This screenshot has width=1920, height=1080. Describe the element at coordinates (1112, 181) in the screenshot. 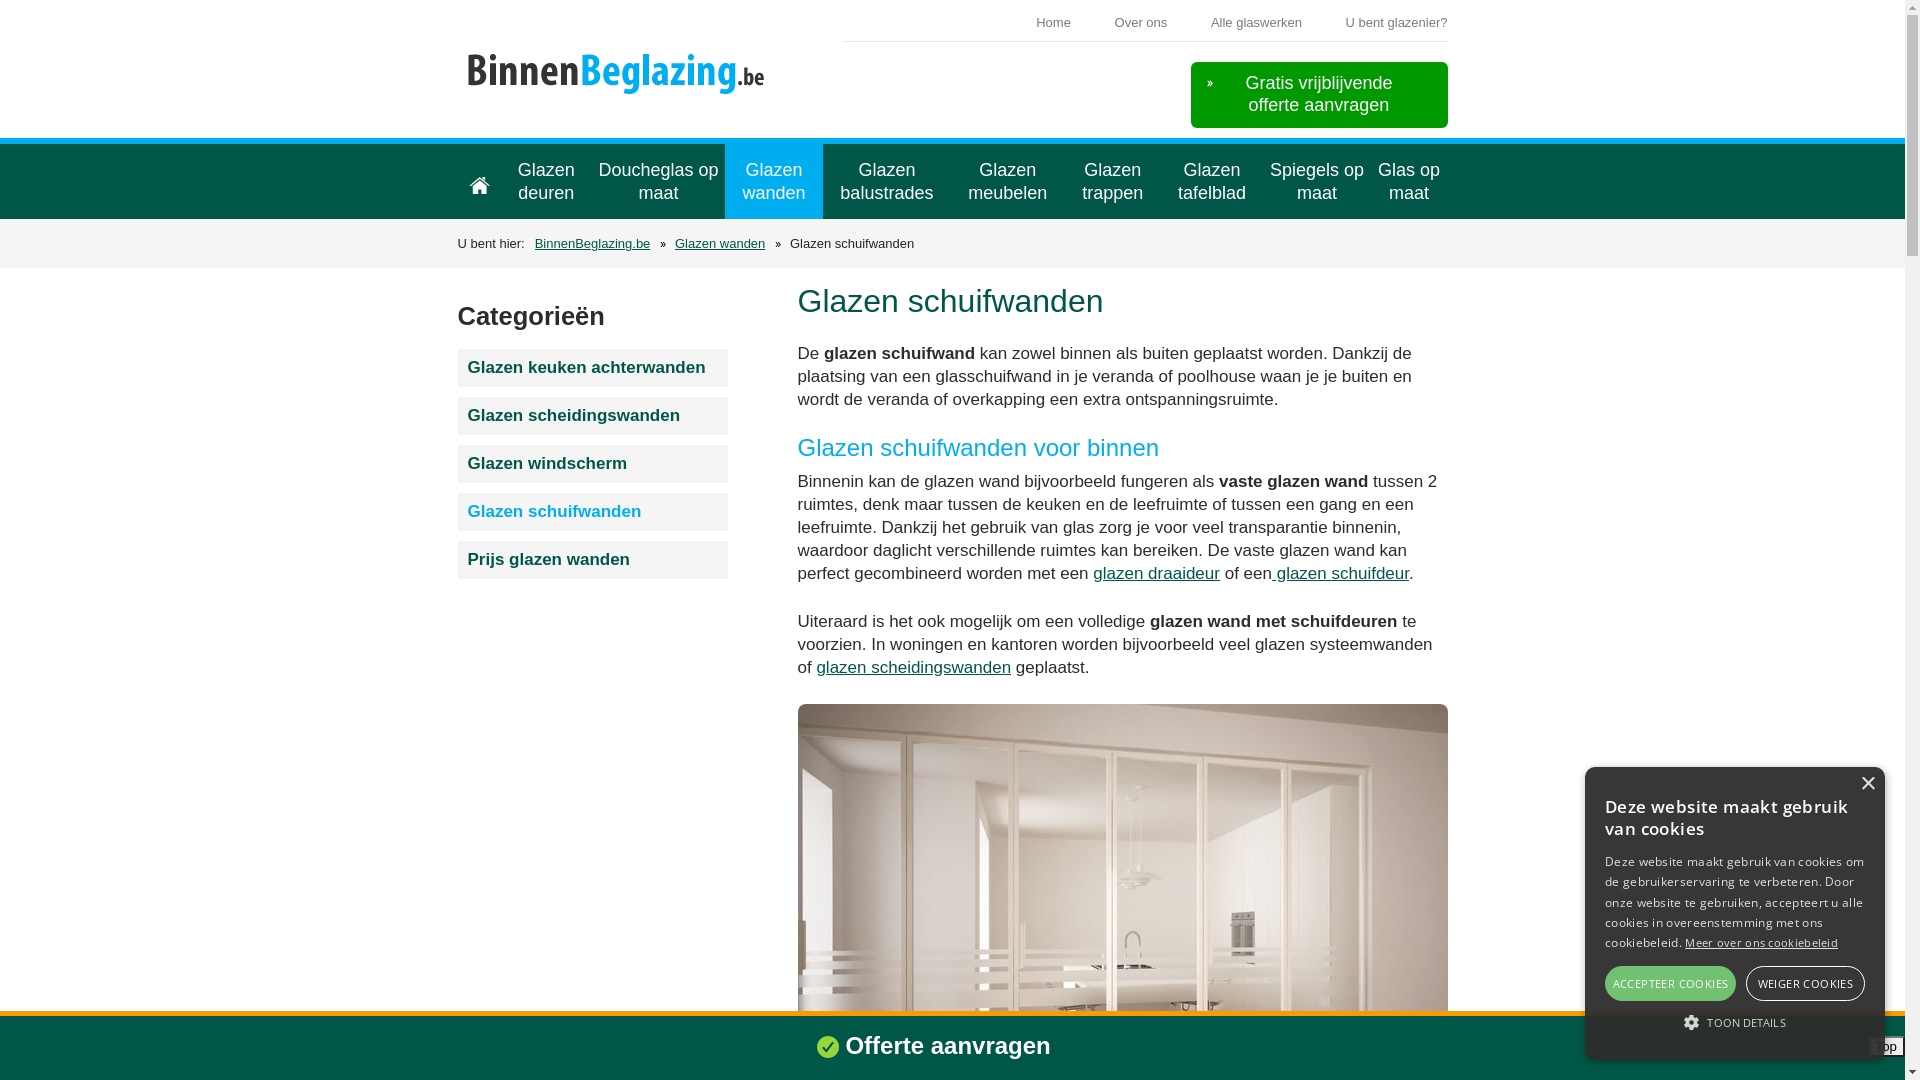

I see `'Glazen trappen'` at that location.